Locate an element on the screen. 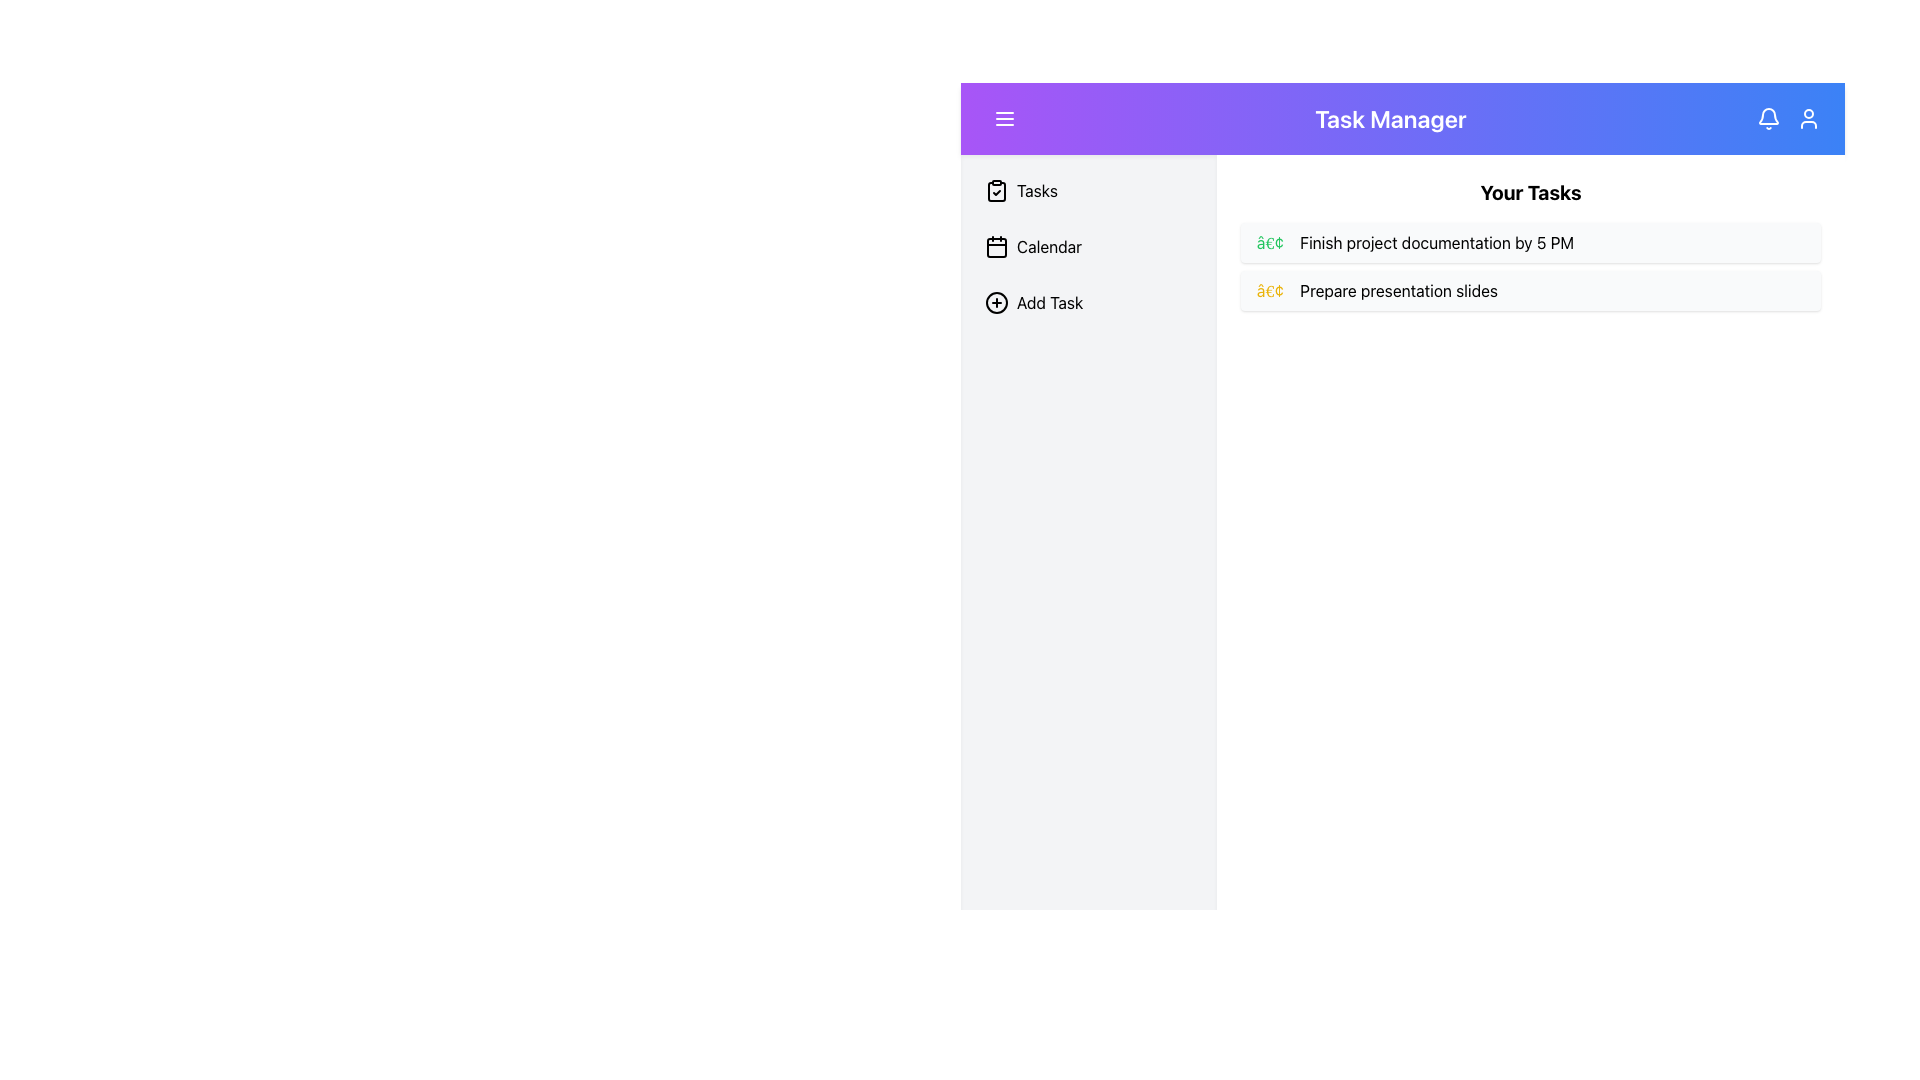  the 'Calendar' item in the vertical navigation menu is located at coordinates (1088, 245).